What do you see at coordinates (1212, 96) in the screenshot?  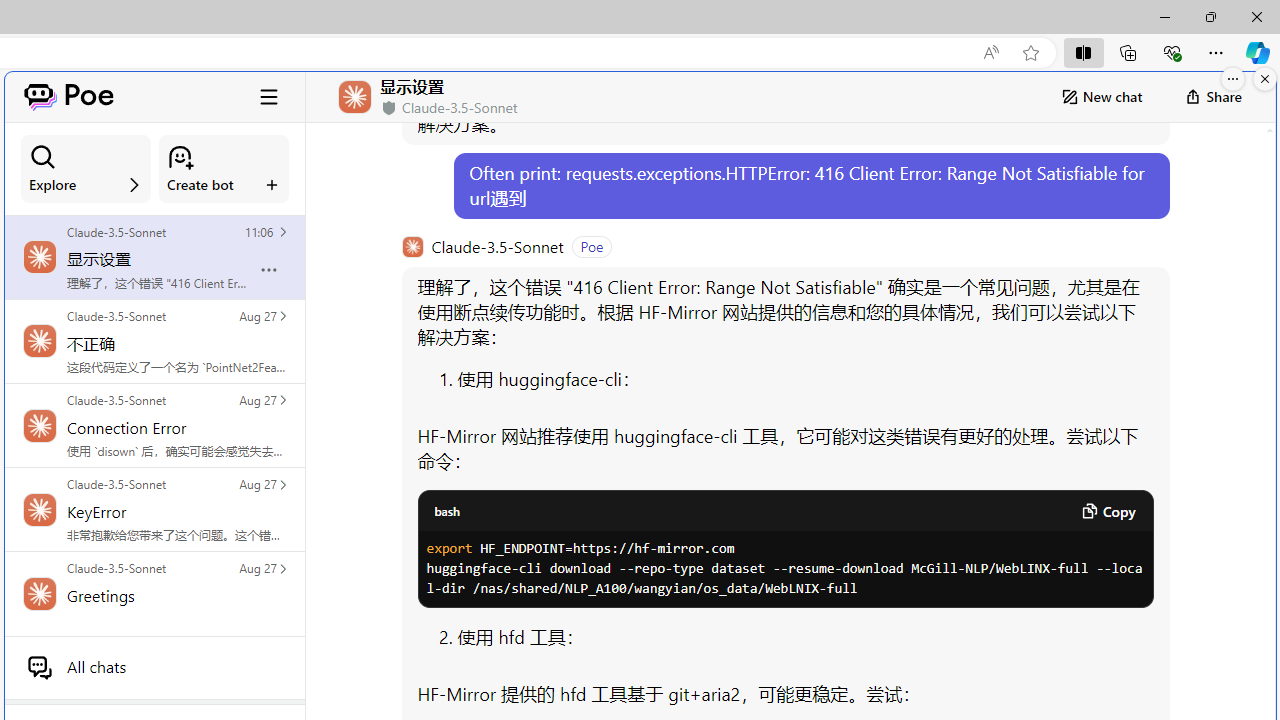 I see `'Share'` at bounding box center [1212, 96].